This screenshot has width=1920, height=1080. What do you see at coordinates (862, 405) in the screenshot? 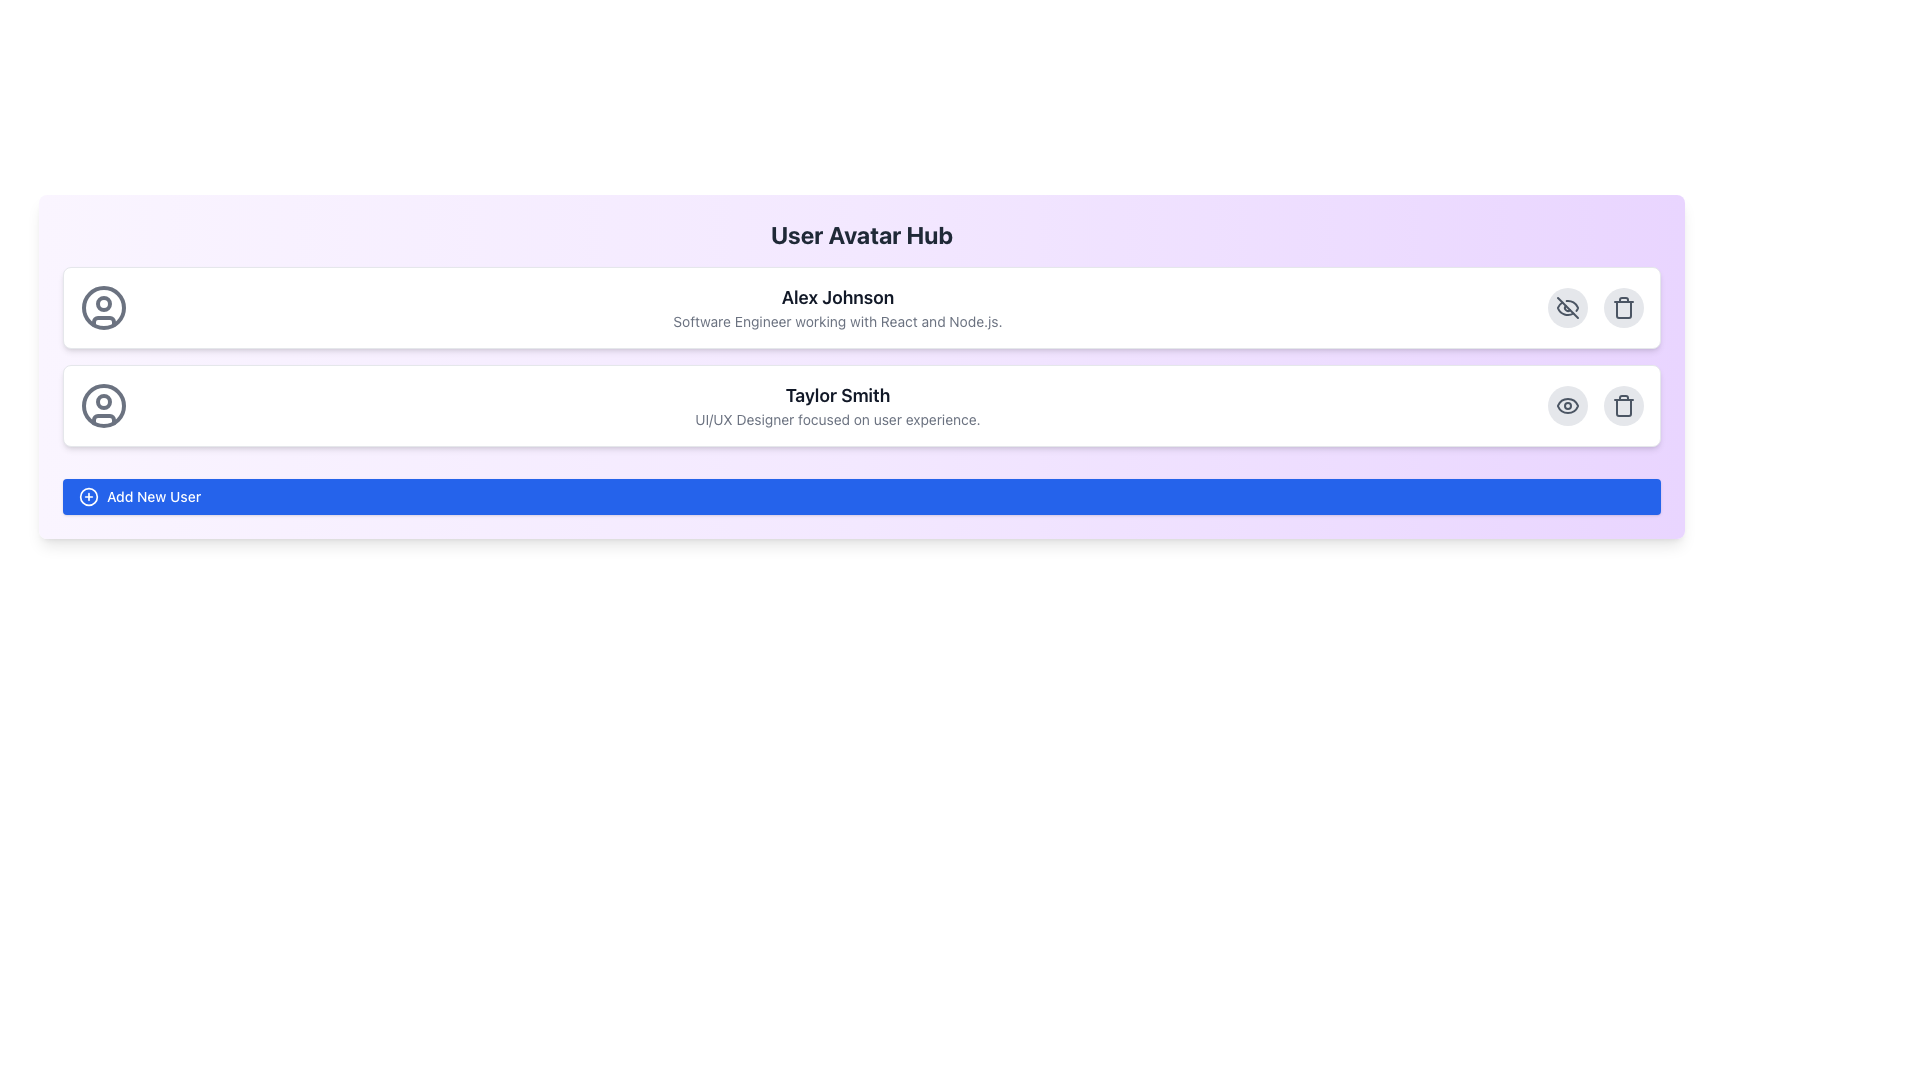
I see `the user profile information card for Taylor Smith, which is the second card in the list located below the 'Alex Johnson' card and above the 'Add New User' button` at bounding box center [862, 405].